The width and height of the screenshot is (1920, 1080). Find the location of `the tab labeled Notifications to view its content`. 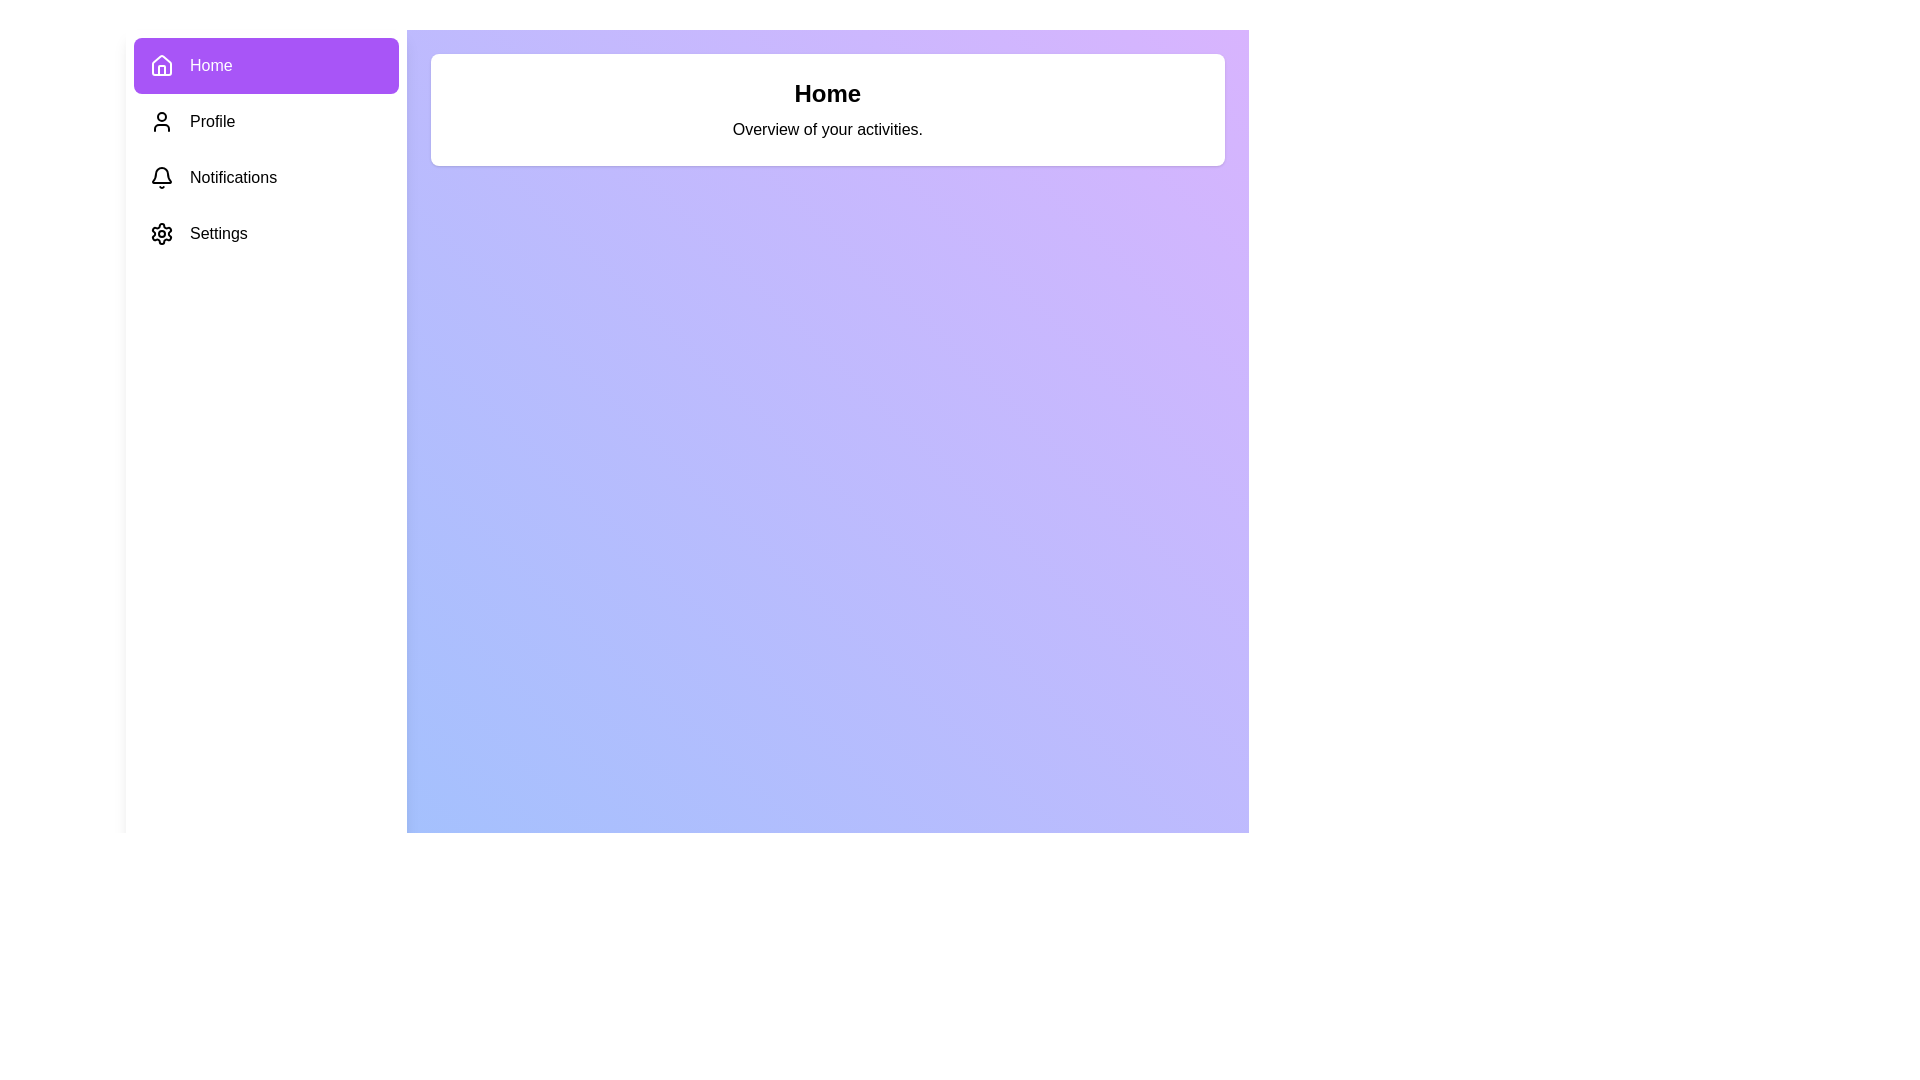

the tab labeled Notifications to view its content is located at coordinates (265, 176).